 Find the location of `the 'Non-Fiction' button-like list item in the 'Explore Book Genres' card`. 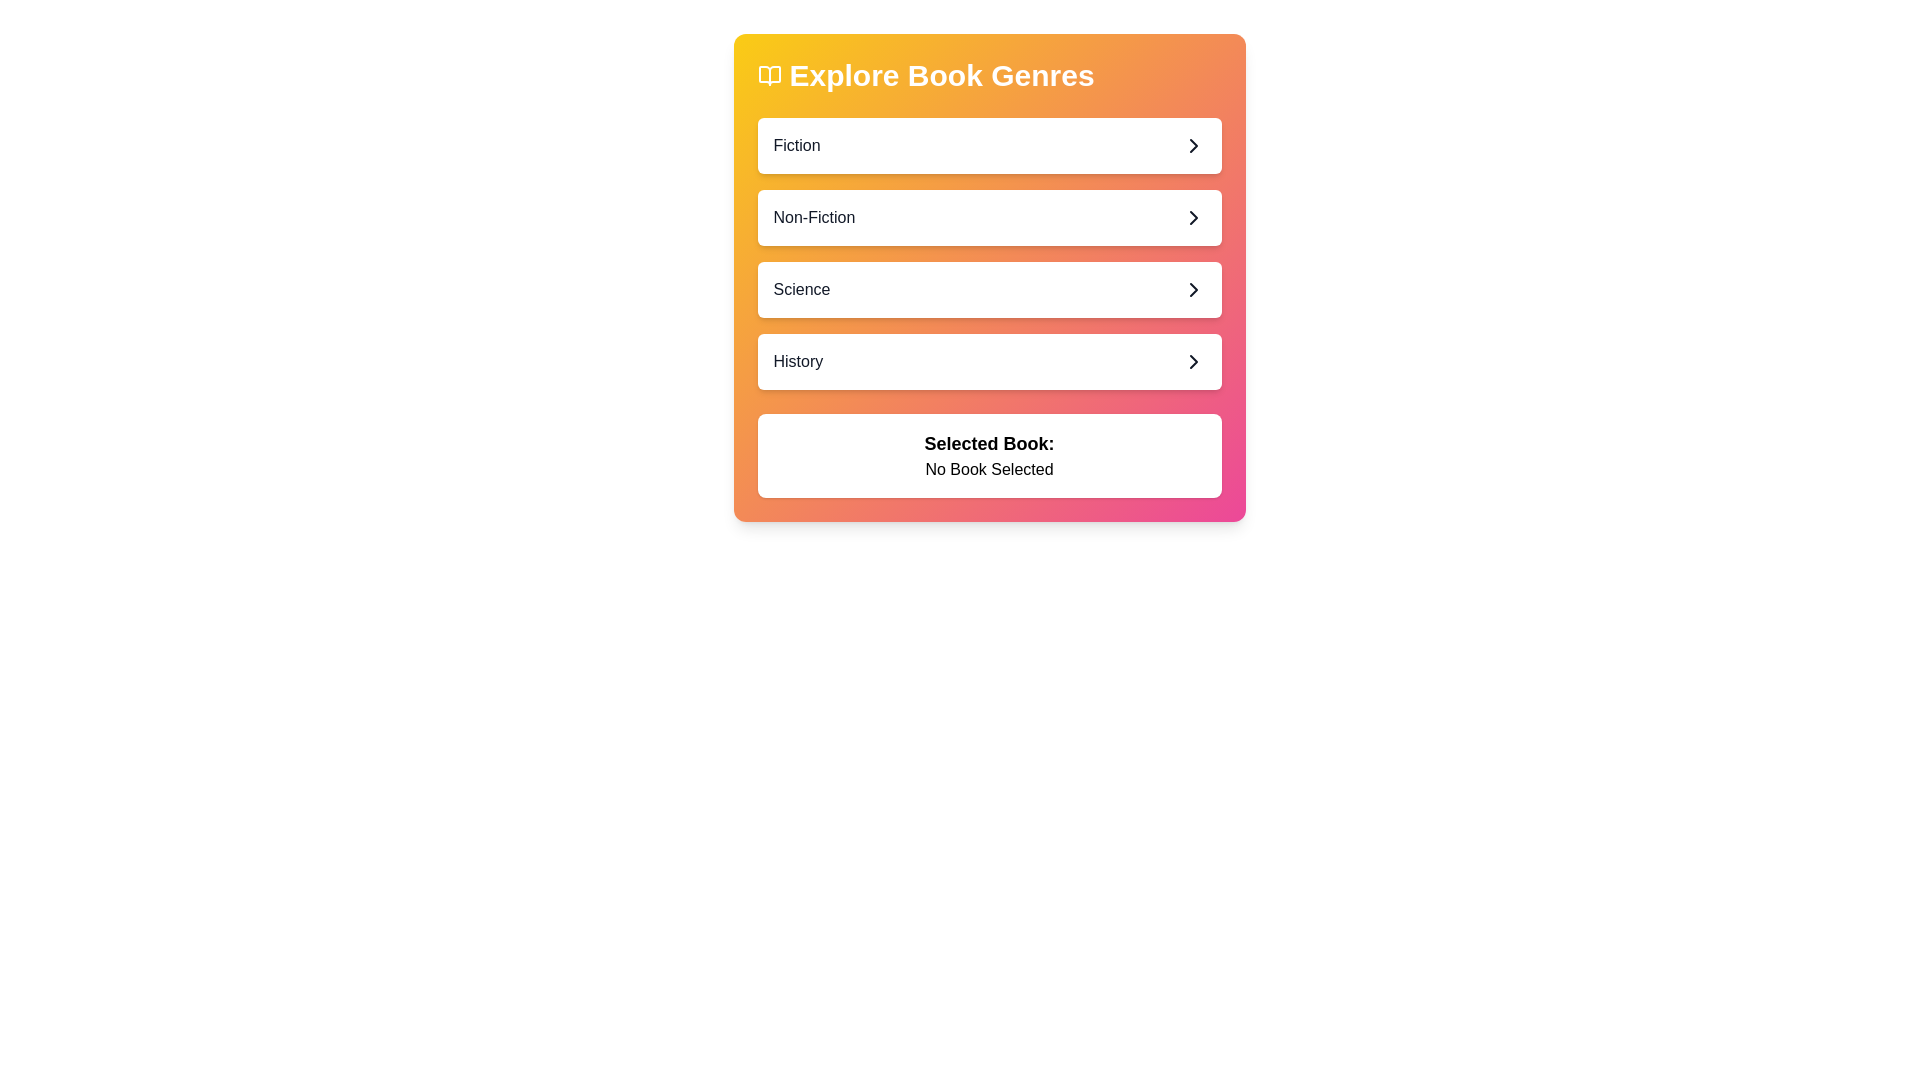

the 'Non-Fiction' button-like list item in the 'Explore Book Genres' card is located at coordinates (989, 218).